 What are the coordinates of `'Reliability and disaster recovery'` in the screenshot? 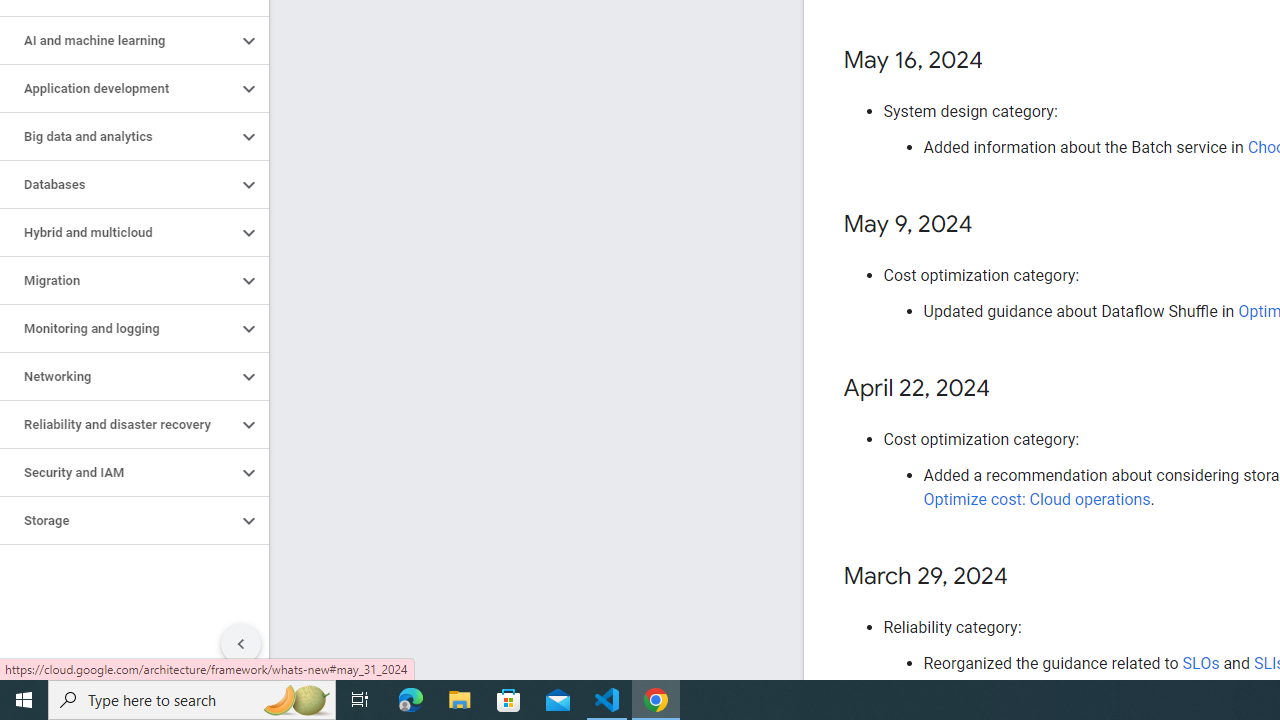 It's located at (117, 424).